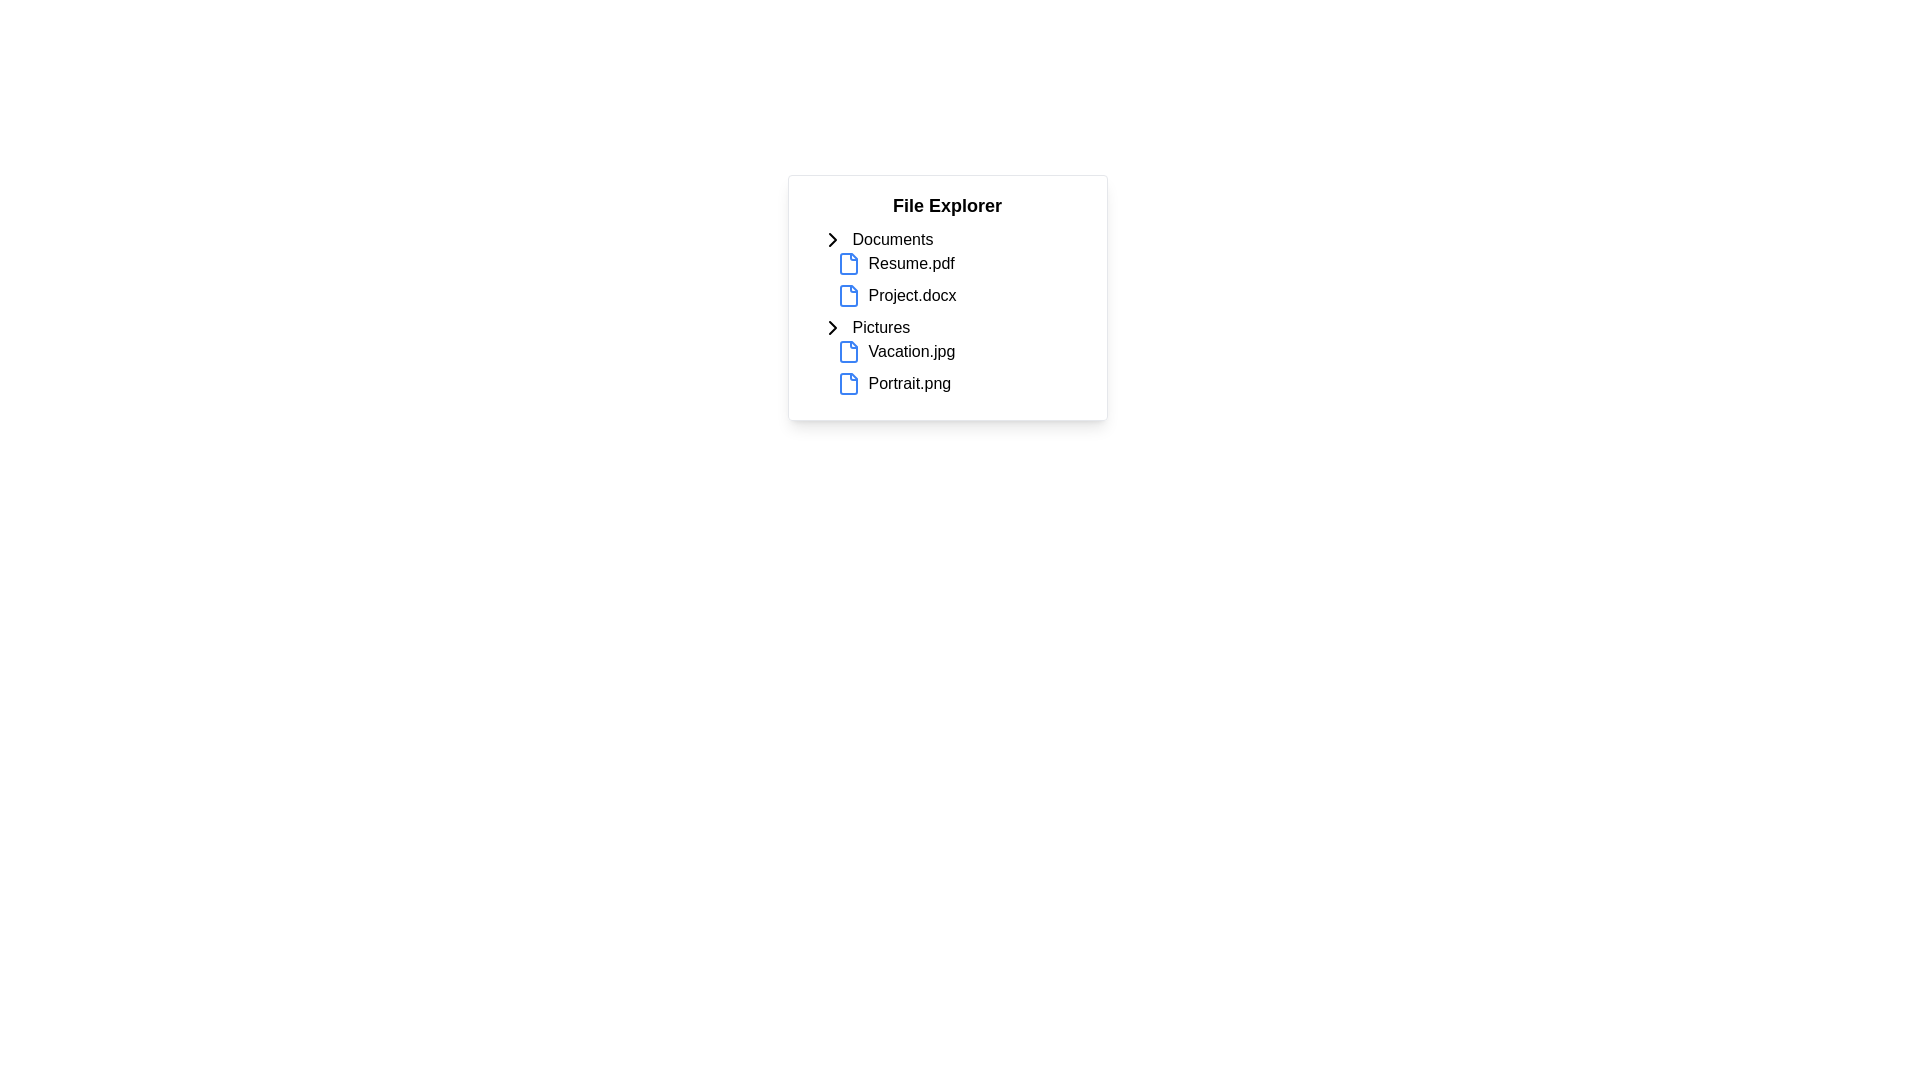  Describe the element at coordinates (848, 384) in the screenshot. I see `the leftmost icon representing the file 'Portrait.png' in the File Explorer interface` at that location.